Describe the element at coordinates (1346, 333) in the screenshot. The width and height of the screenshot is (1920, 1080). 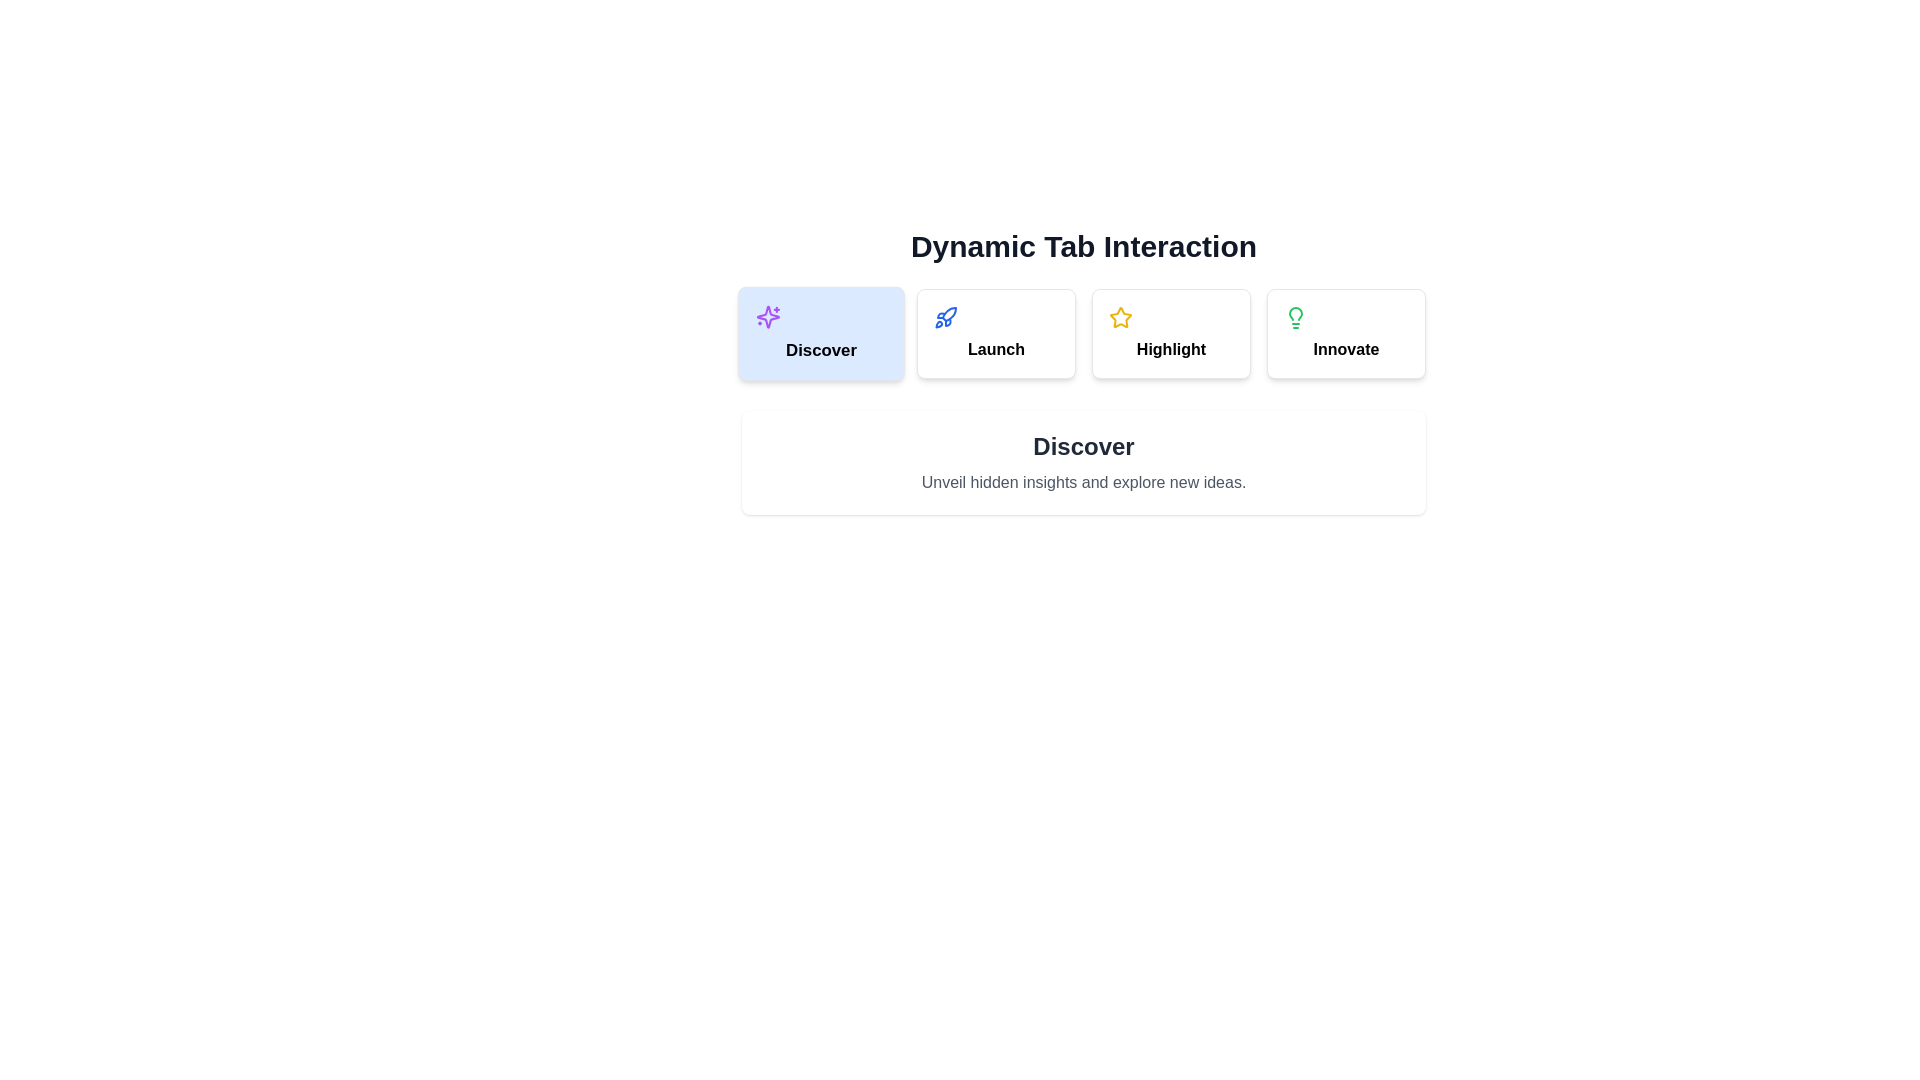
I see `the tab labeled Innovate` at that location.